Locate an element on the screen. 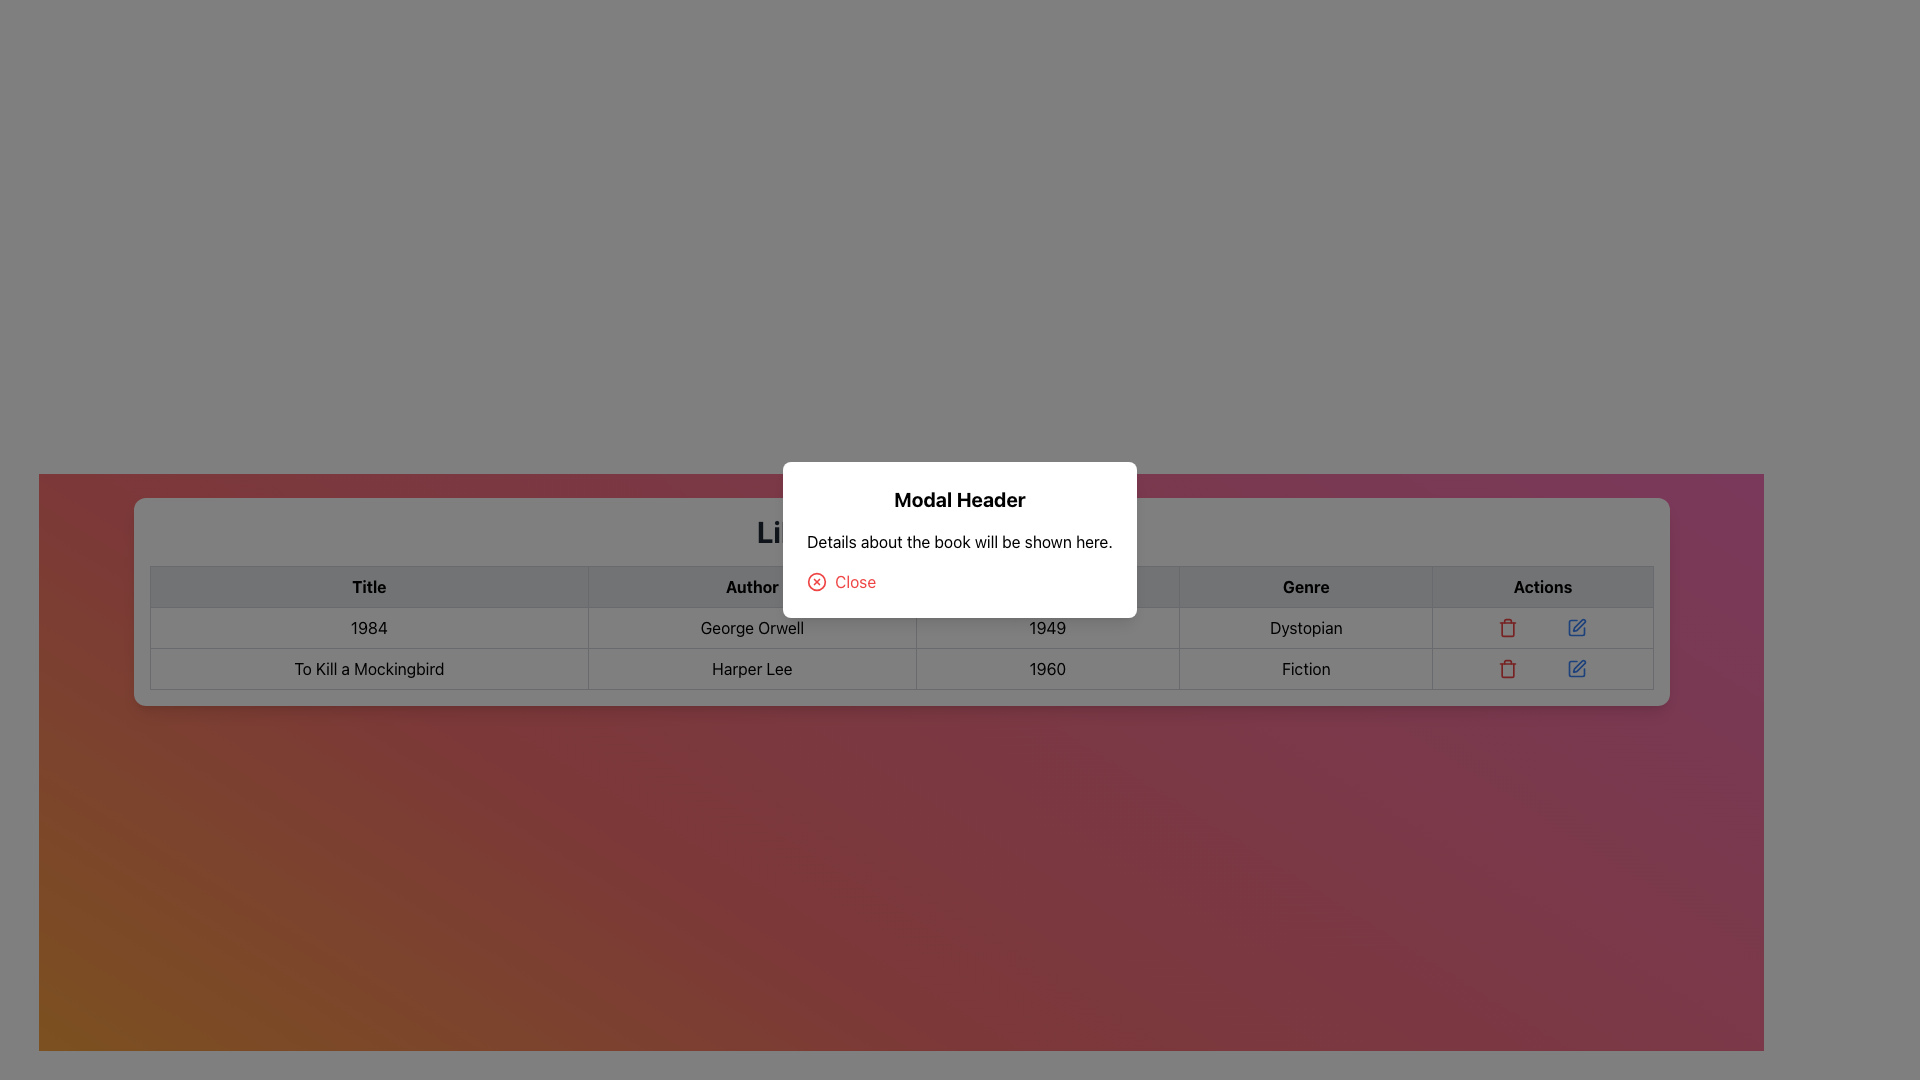  the SVG circle with a cross icon located at the top-left corner of the modal dialog box is located at coordinates (817, 582).